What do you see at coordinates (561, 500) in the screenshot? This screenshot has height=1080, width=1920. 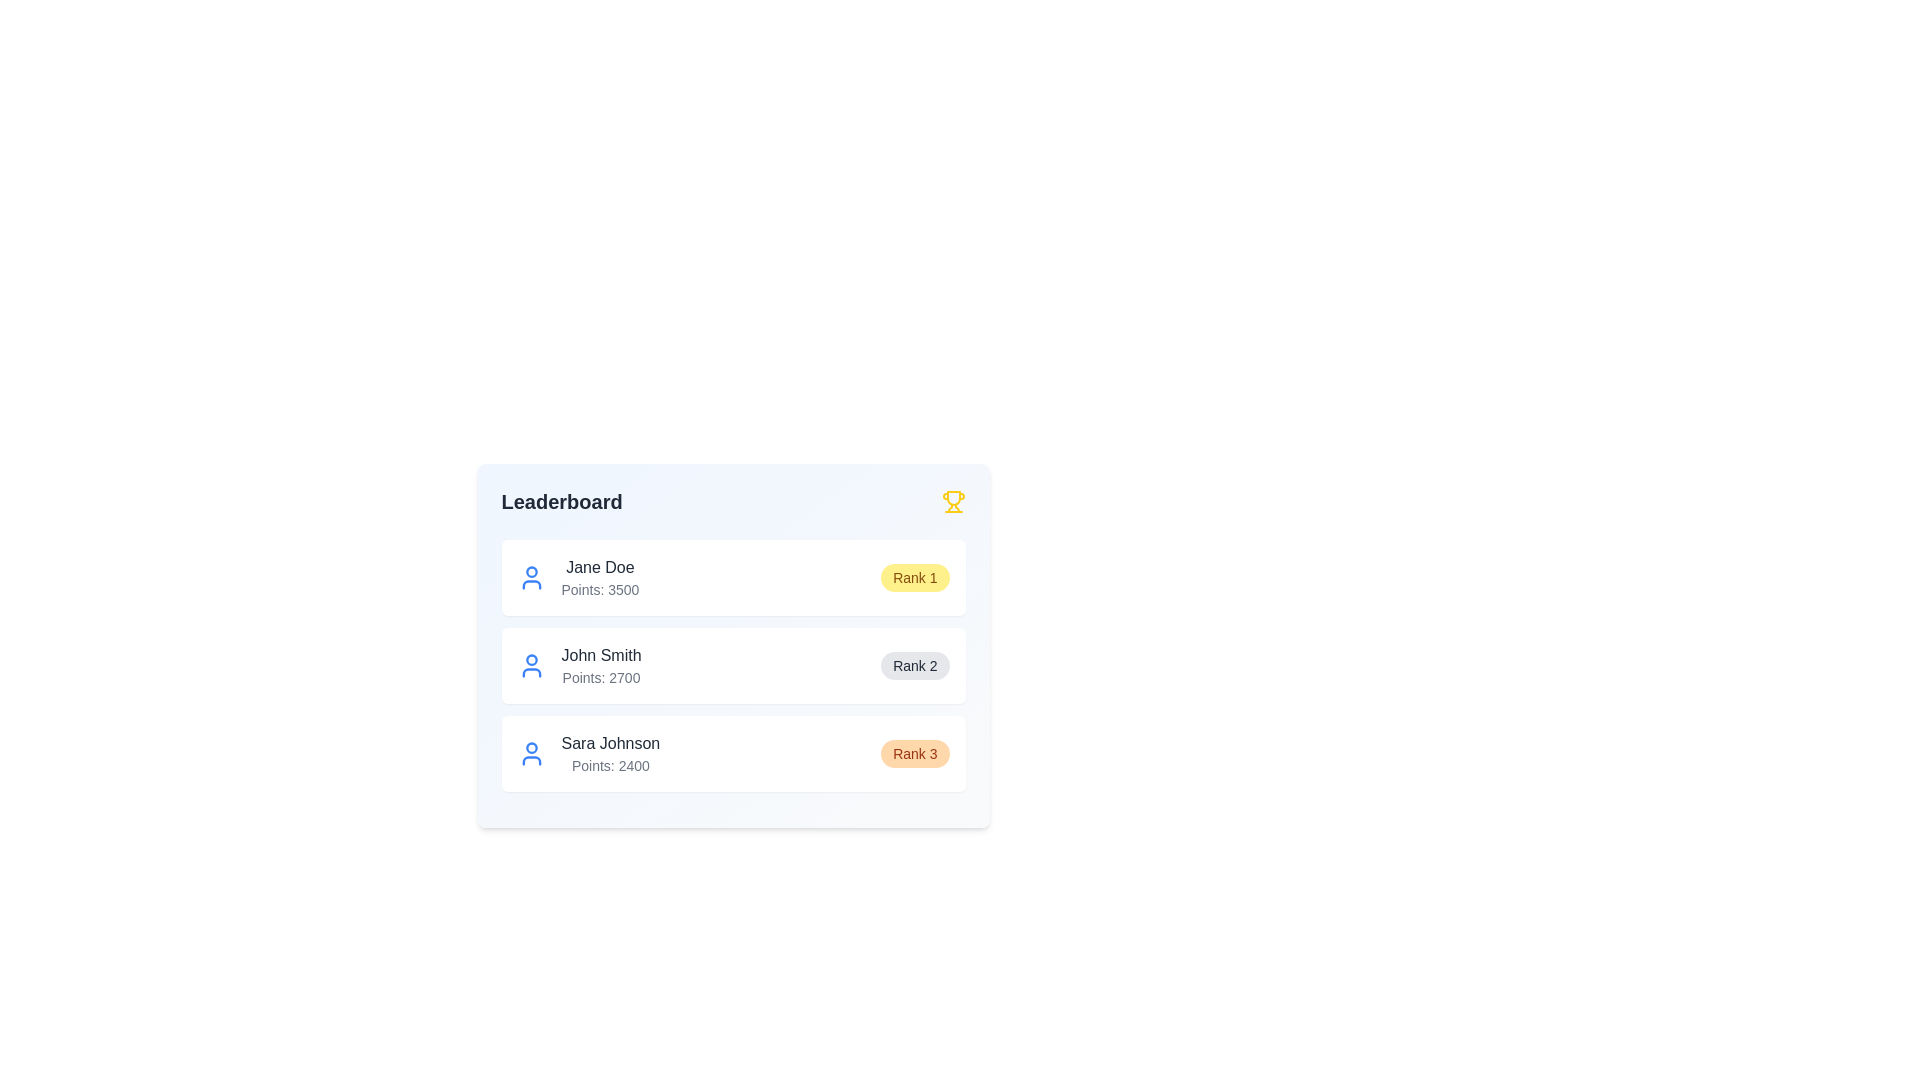 I see `the 'Leaderboard' text element, which is displayed in bold dark font at the top-left corner of the leaderboard card UI` at bounding box center [561, 500].